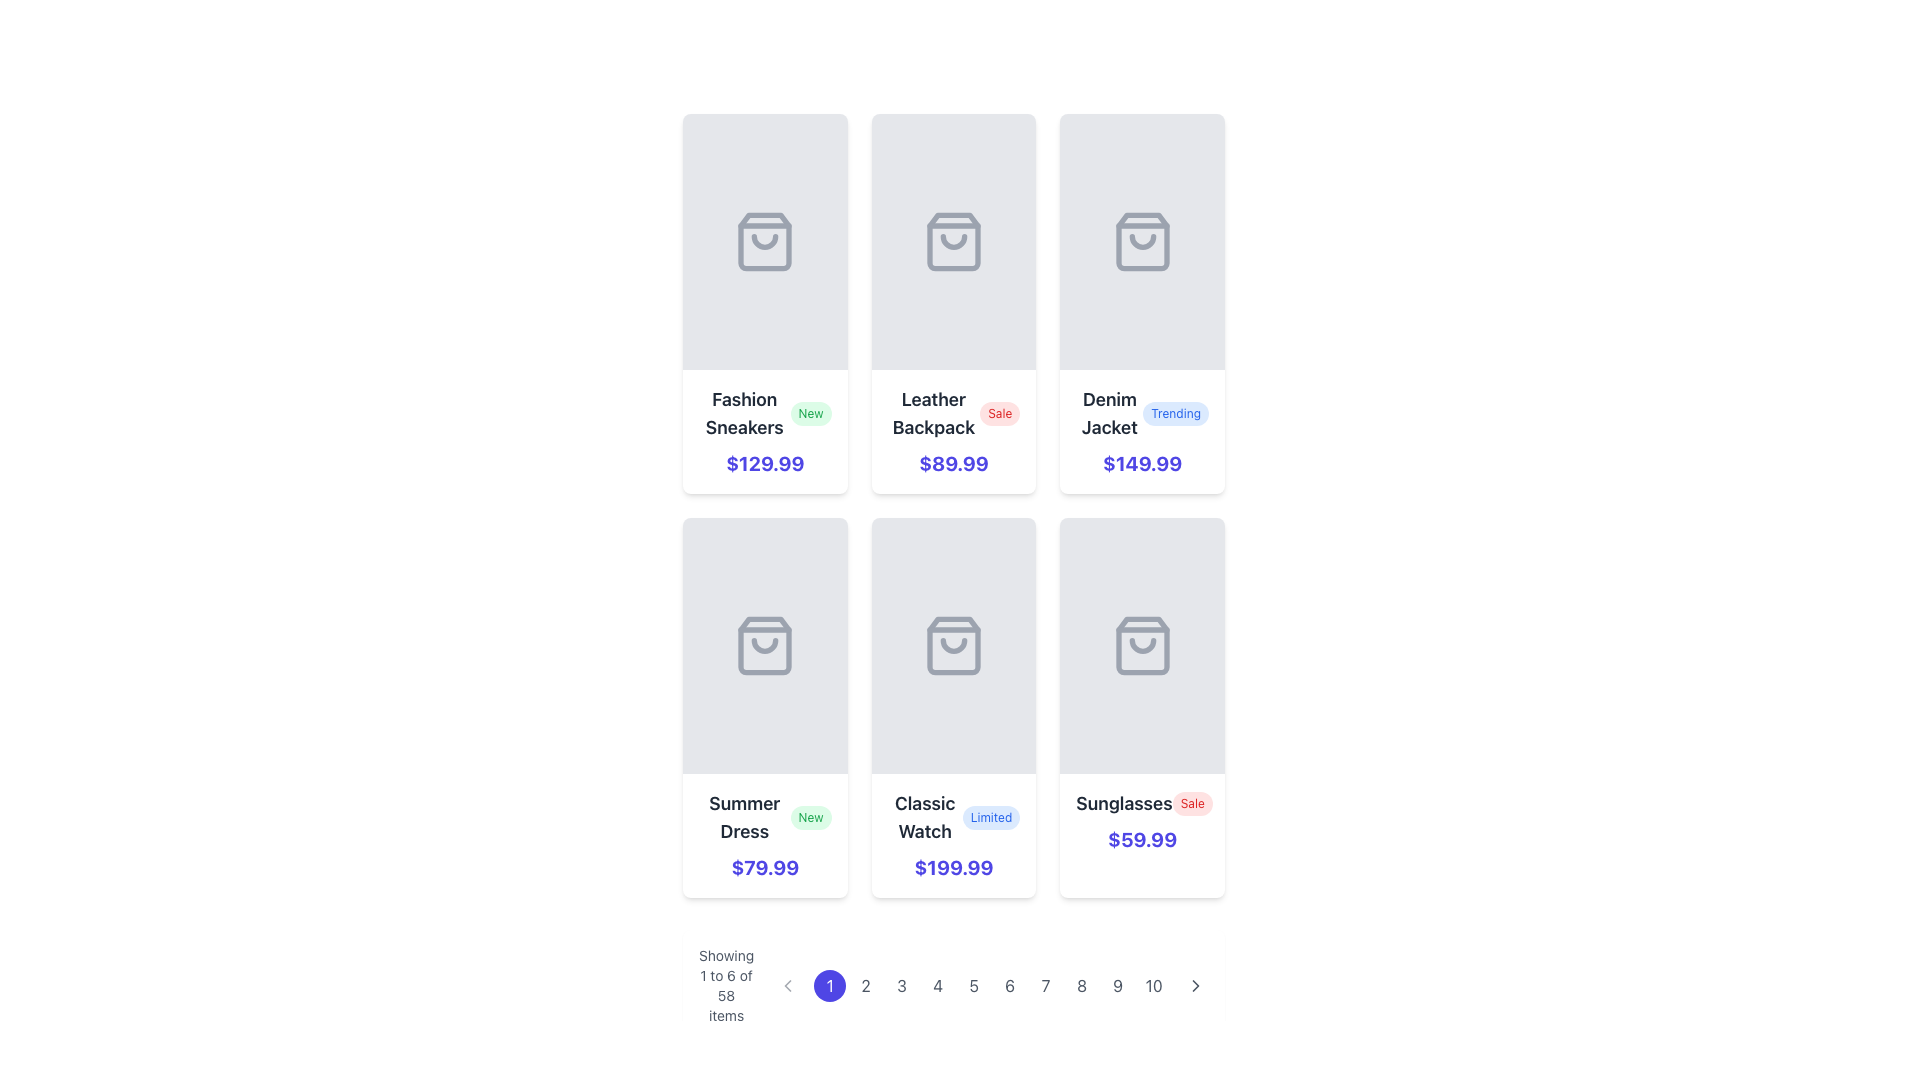 The width and height of the screenshot is (1920, 1080). What do you see at coordinates (1142, 645) in the screenshot?
I see `the shopping bag icon located at the top of the sixth card labeled 'Sunglasses' with a price of $59.99` at bounding box center [1142, 645].